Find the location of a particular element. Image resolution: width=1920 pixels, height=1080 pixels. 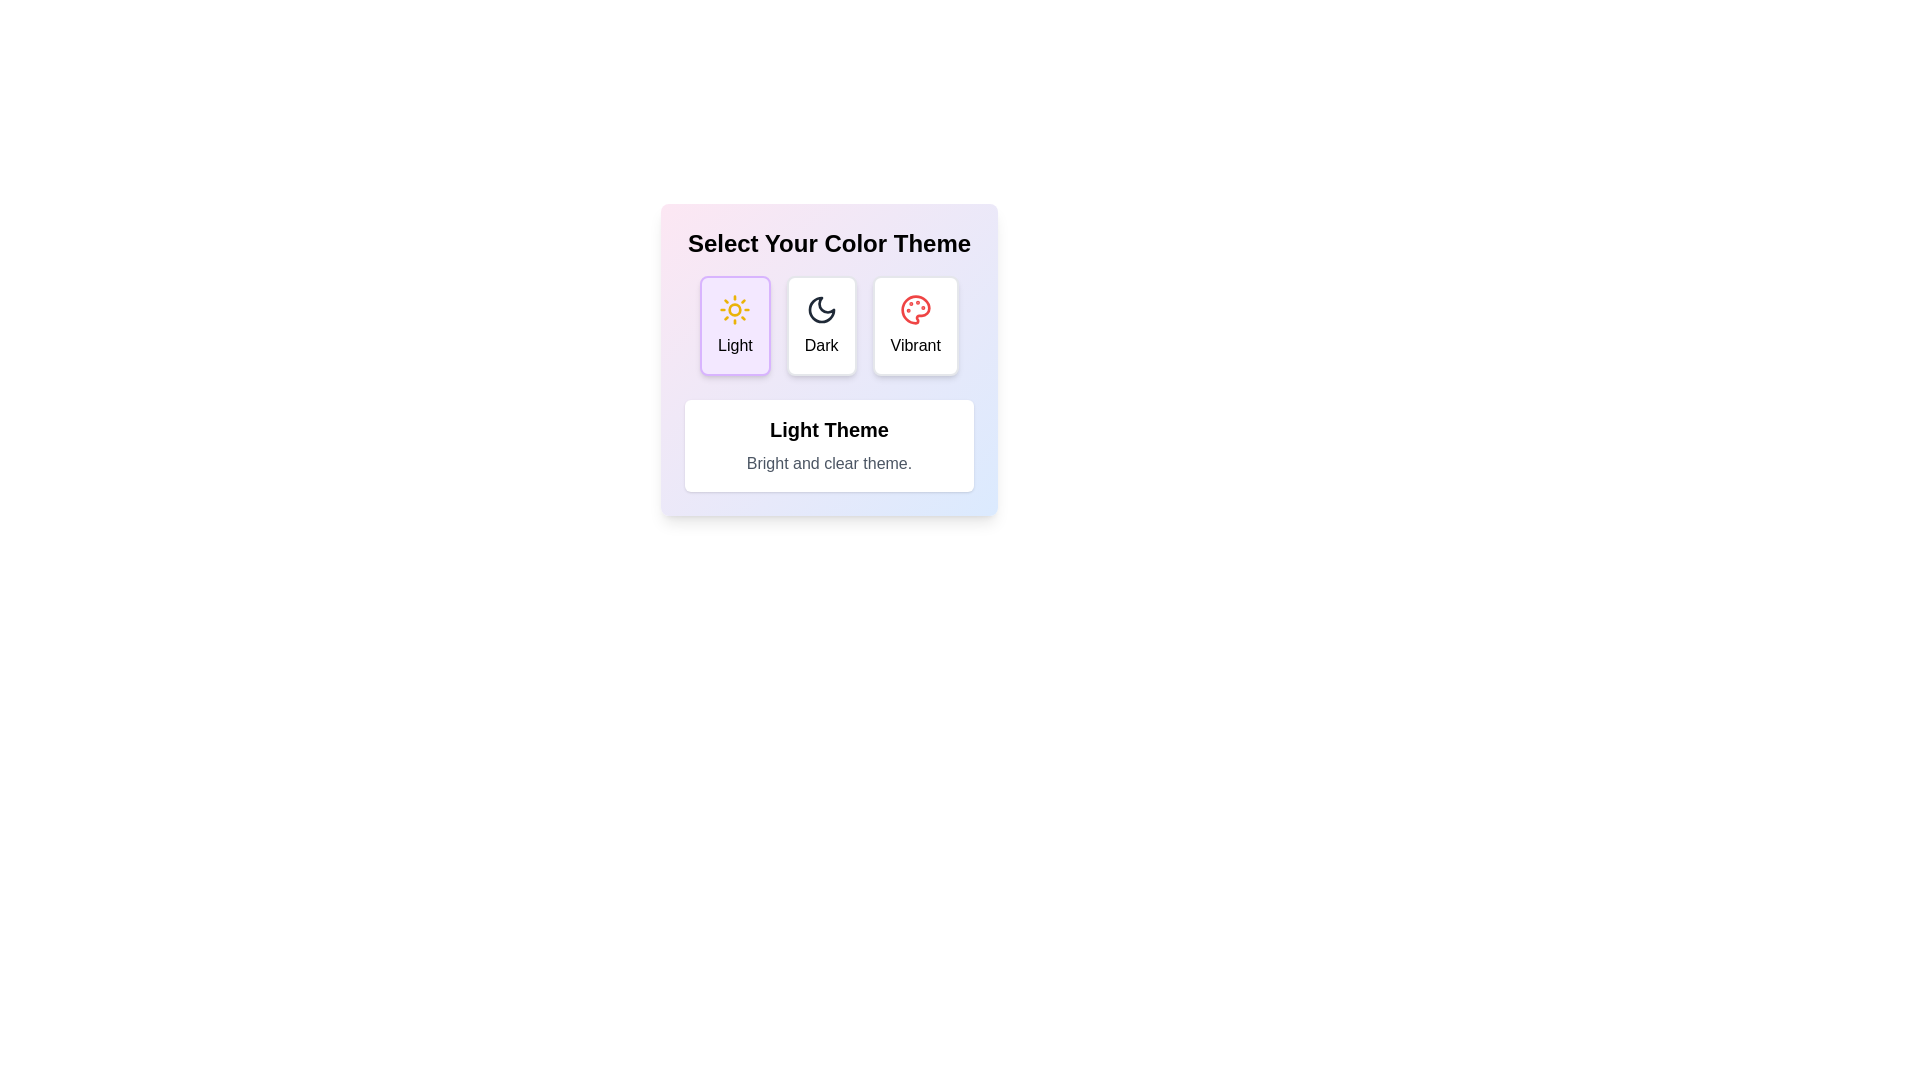

the 'Dark' button-like card element in the color-theme selection interface is located at coordinates (829, 358).